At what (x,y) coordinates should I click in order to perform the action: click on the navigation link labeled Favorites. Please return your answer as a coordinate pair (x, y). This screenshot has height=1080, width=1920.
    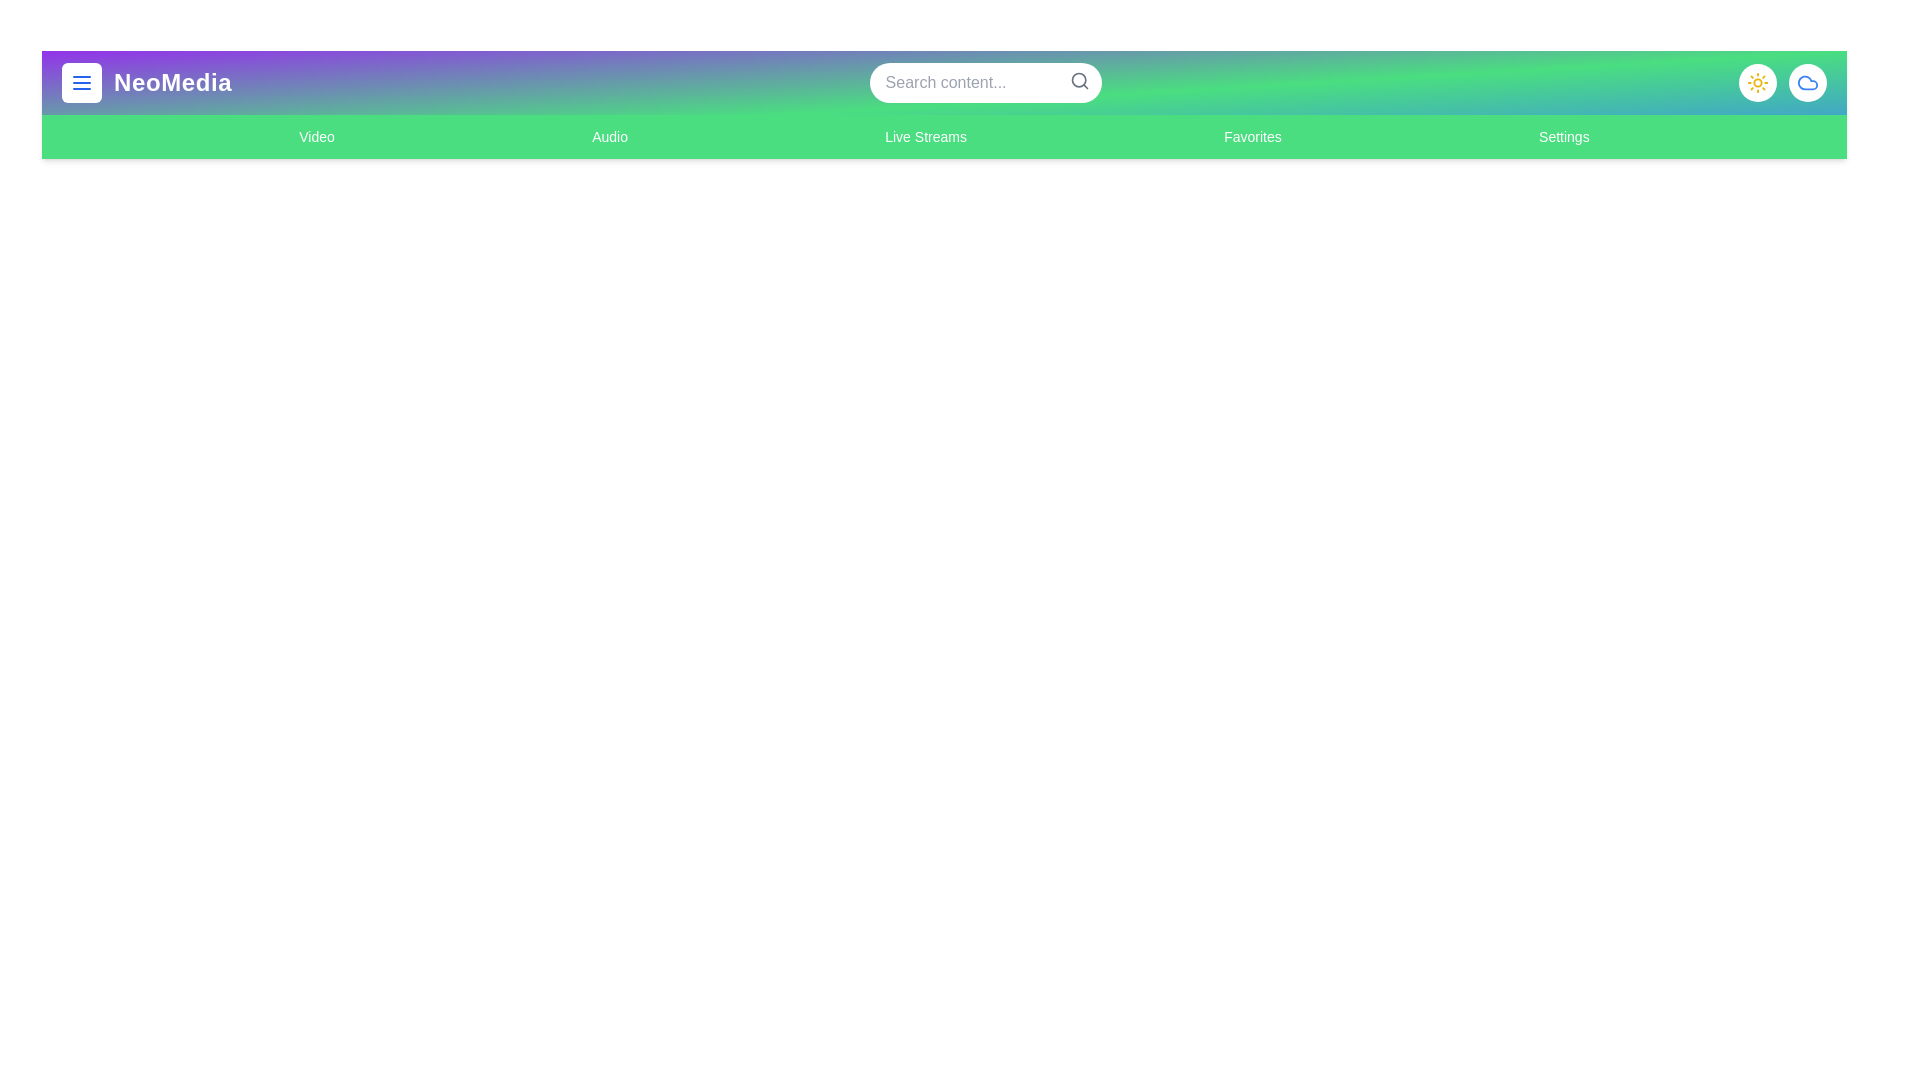
    Looking at the image, I should click on (1251, 136).